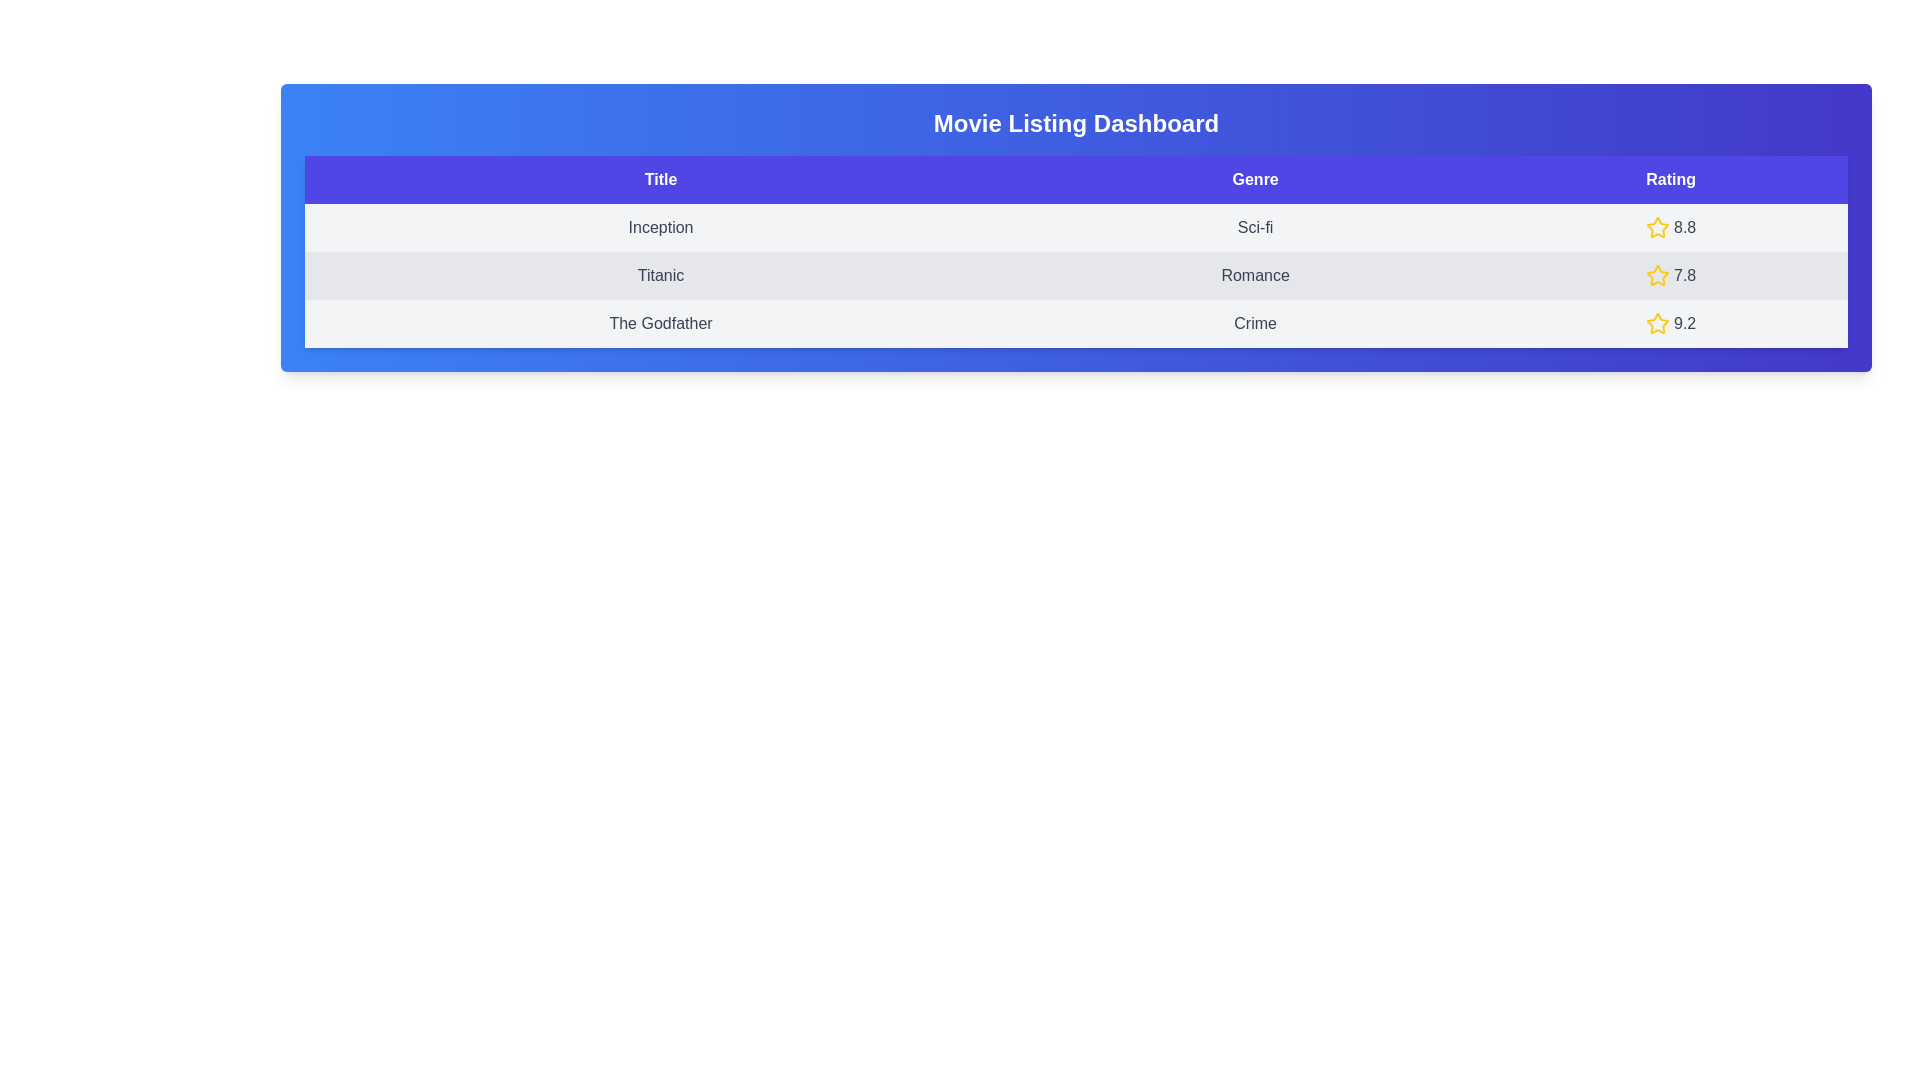 This screenshot has width=1920, height=1080. Describe the element at coordinates (1657, 323) in the screenshot. I see `the star icon in the third row of the 'Rating' column, which is located adjacent to the text '9.2'` at that location.